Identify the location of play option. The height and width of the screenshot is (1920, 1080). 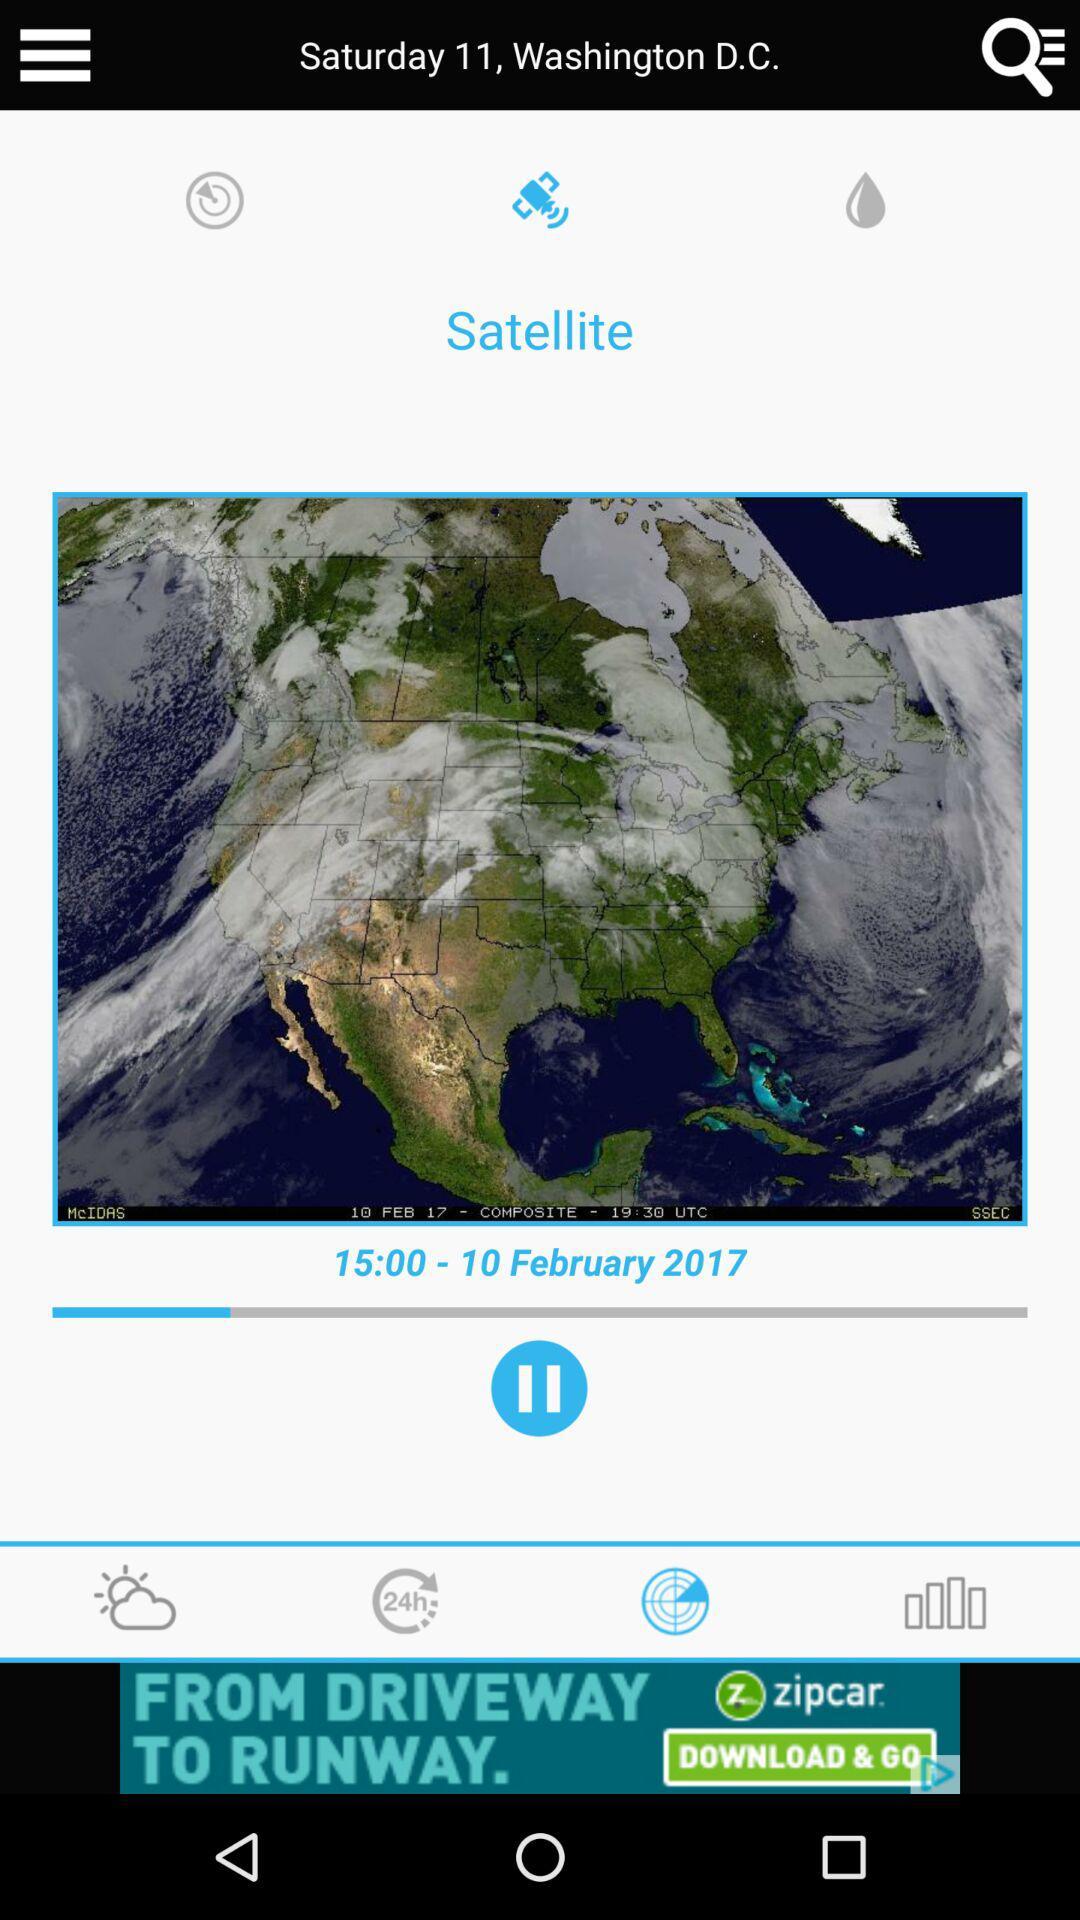
(538, 1387).